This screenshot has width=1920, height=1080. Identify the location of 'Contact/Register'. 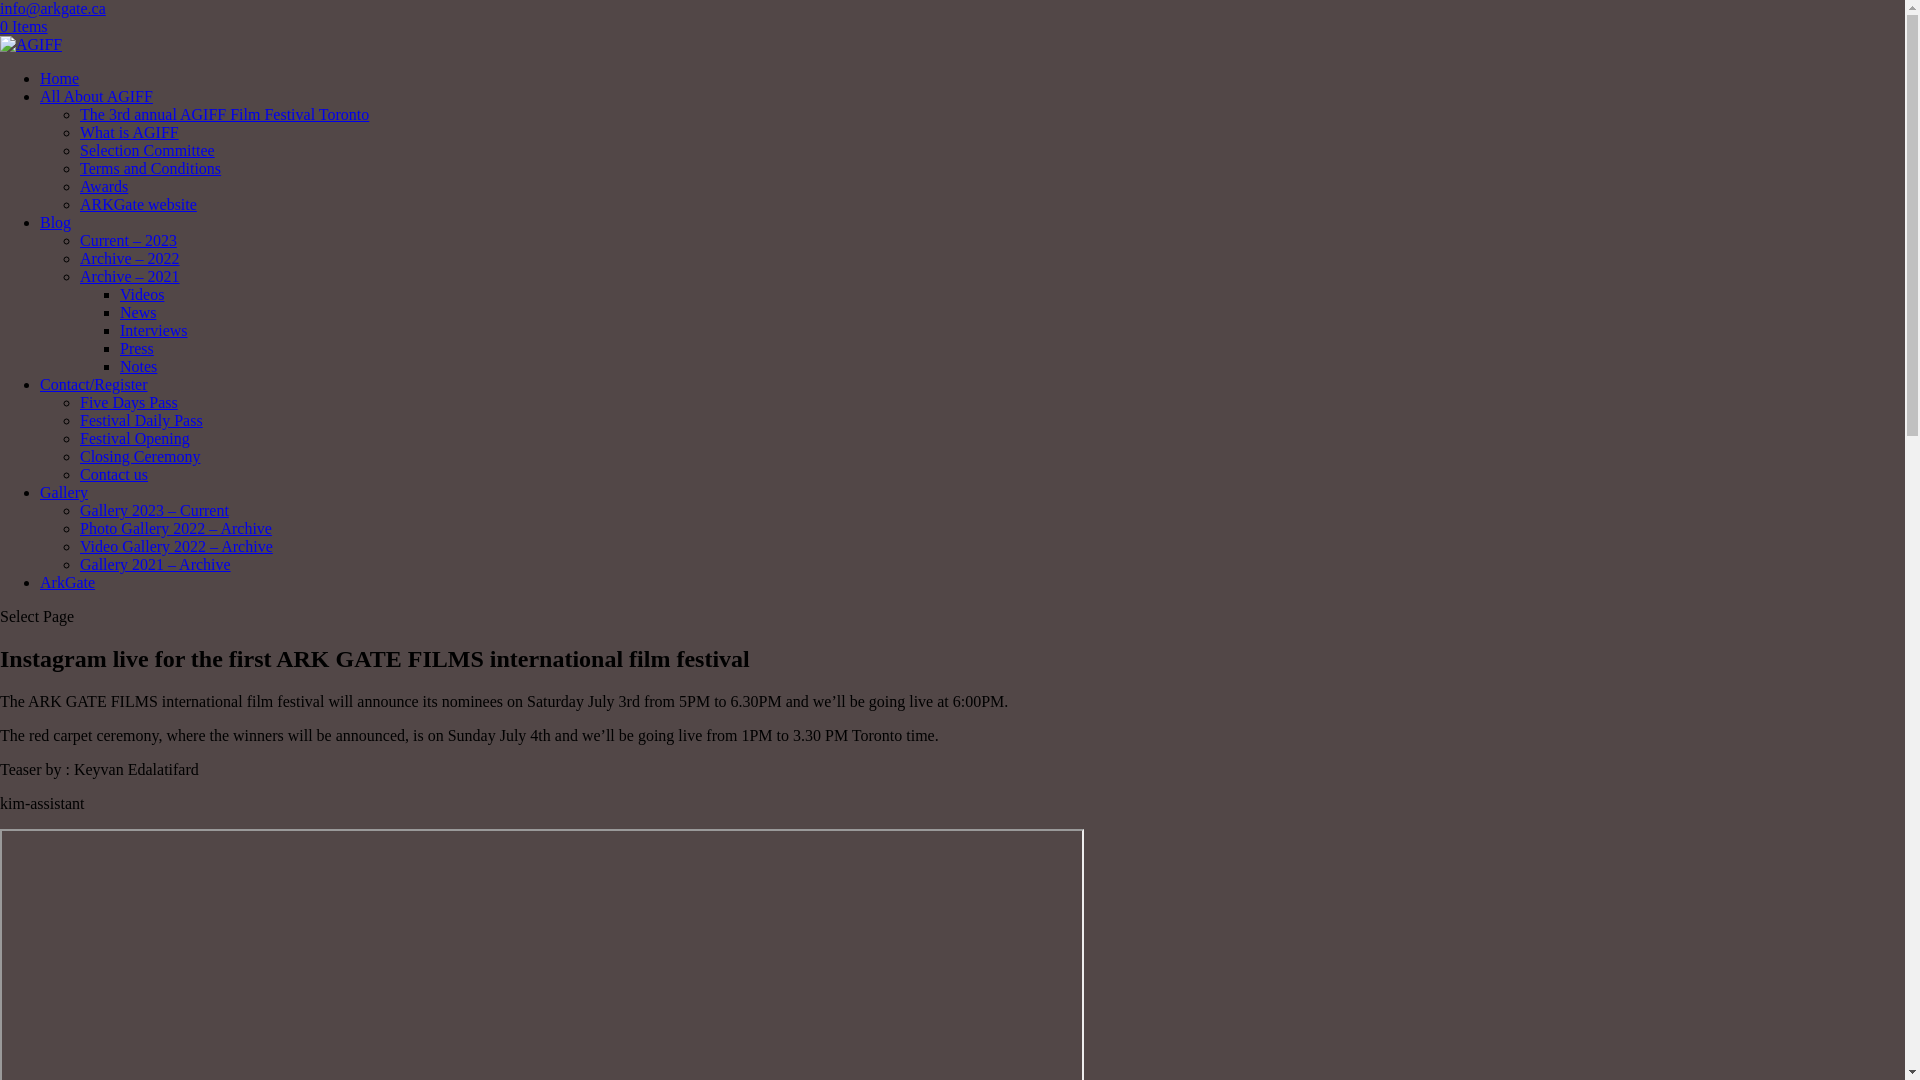
(93, 384).